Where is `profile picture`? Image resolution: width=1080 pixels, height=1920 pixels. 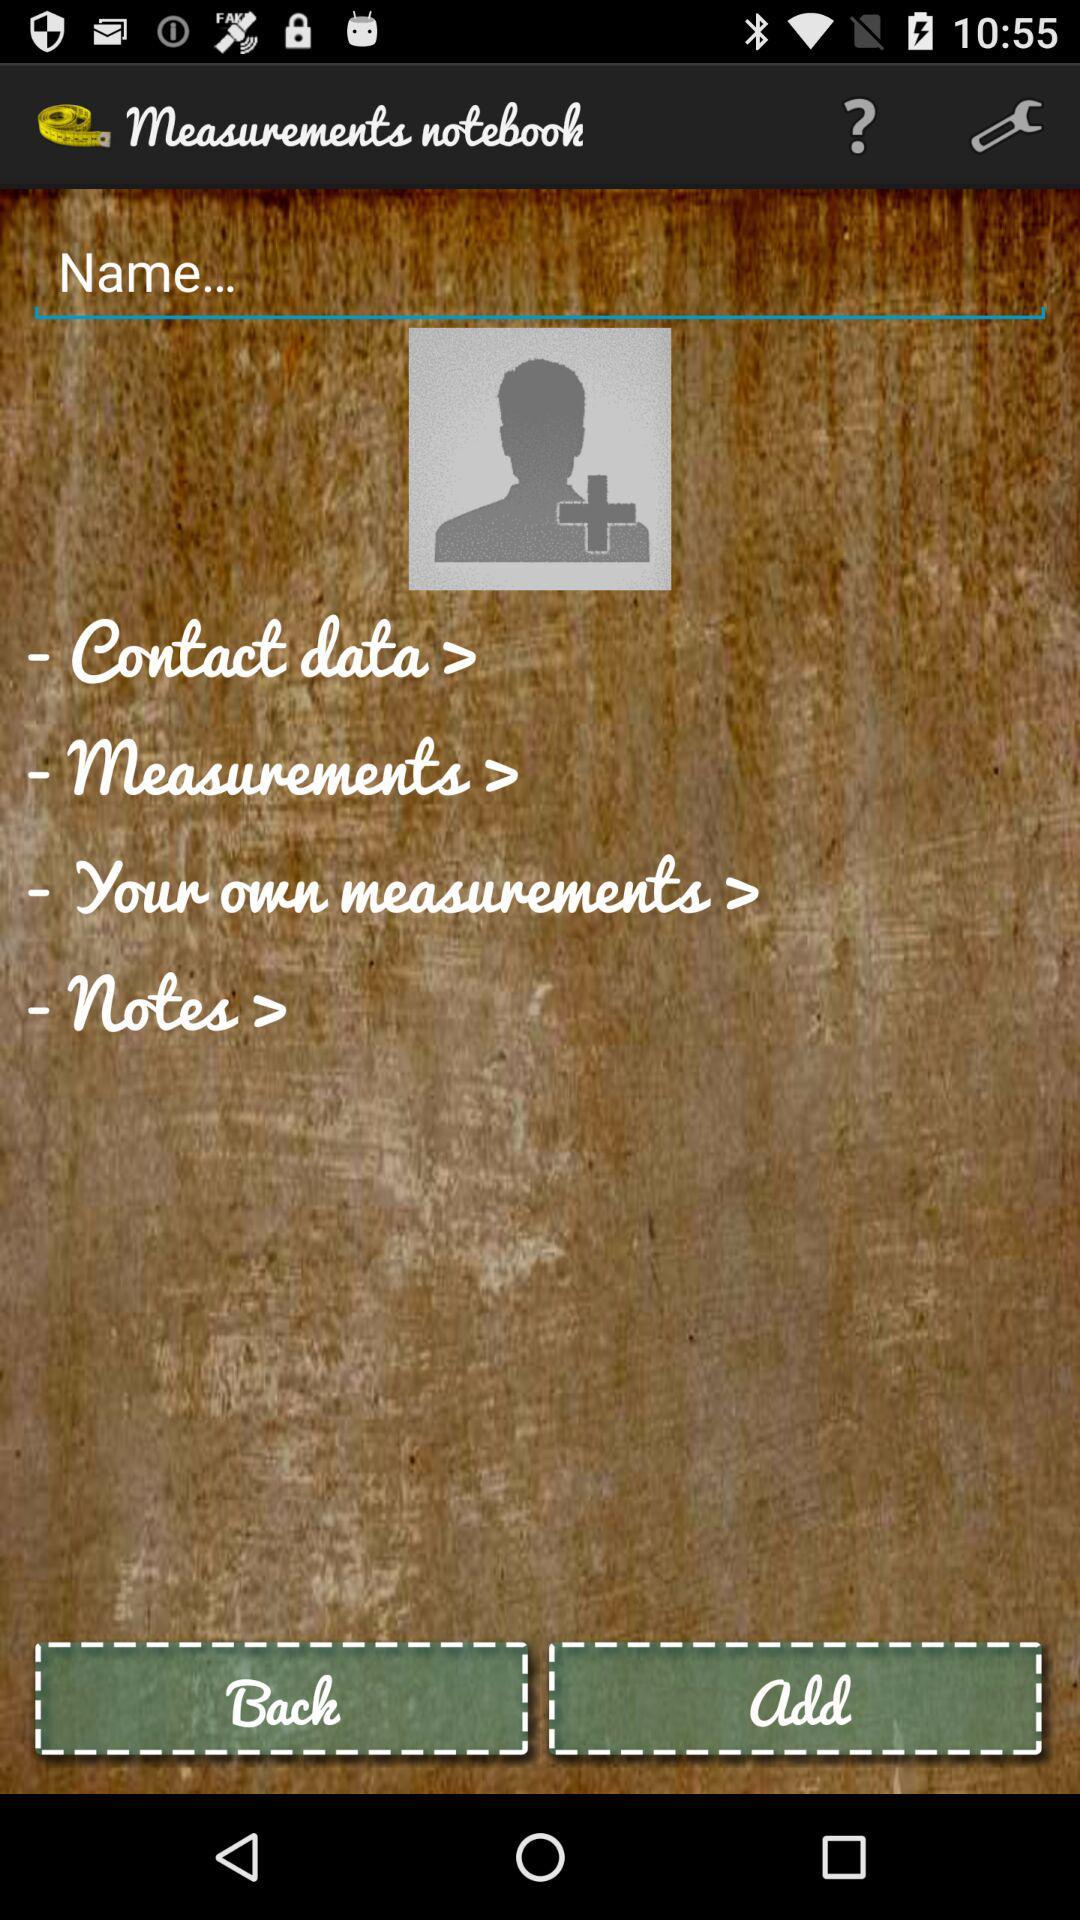 profile picture is located at coordinates (540, 458).